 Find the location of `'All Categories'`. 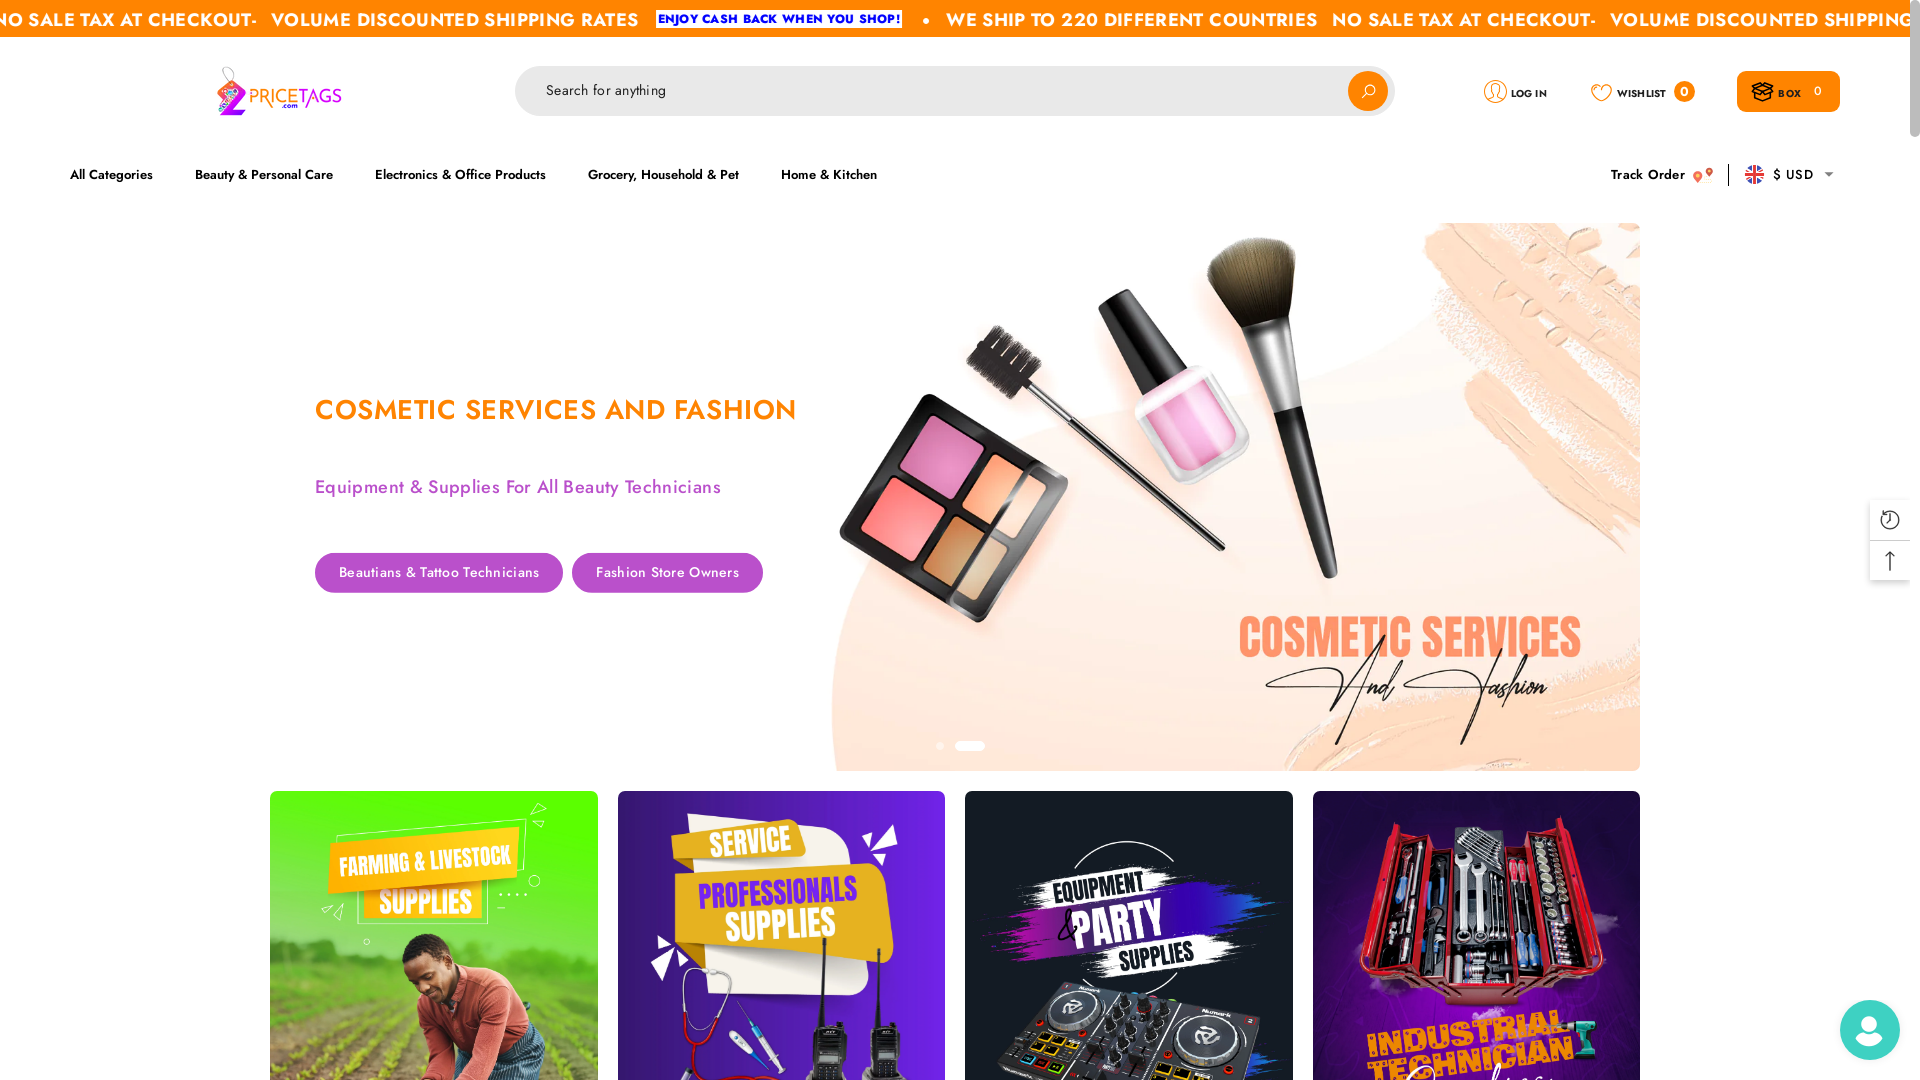

'All Categories' is located at coordinates (120, 173).